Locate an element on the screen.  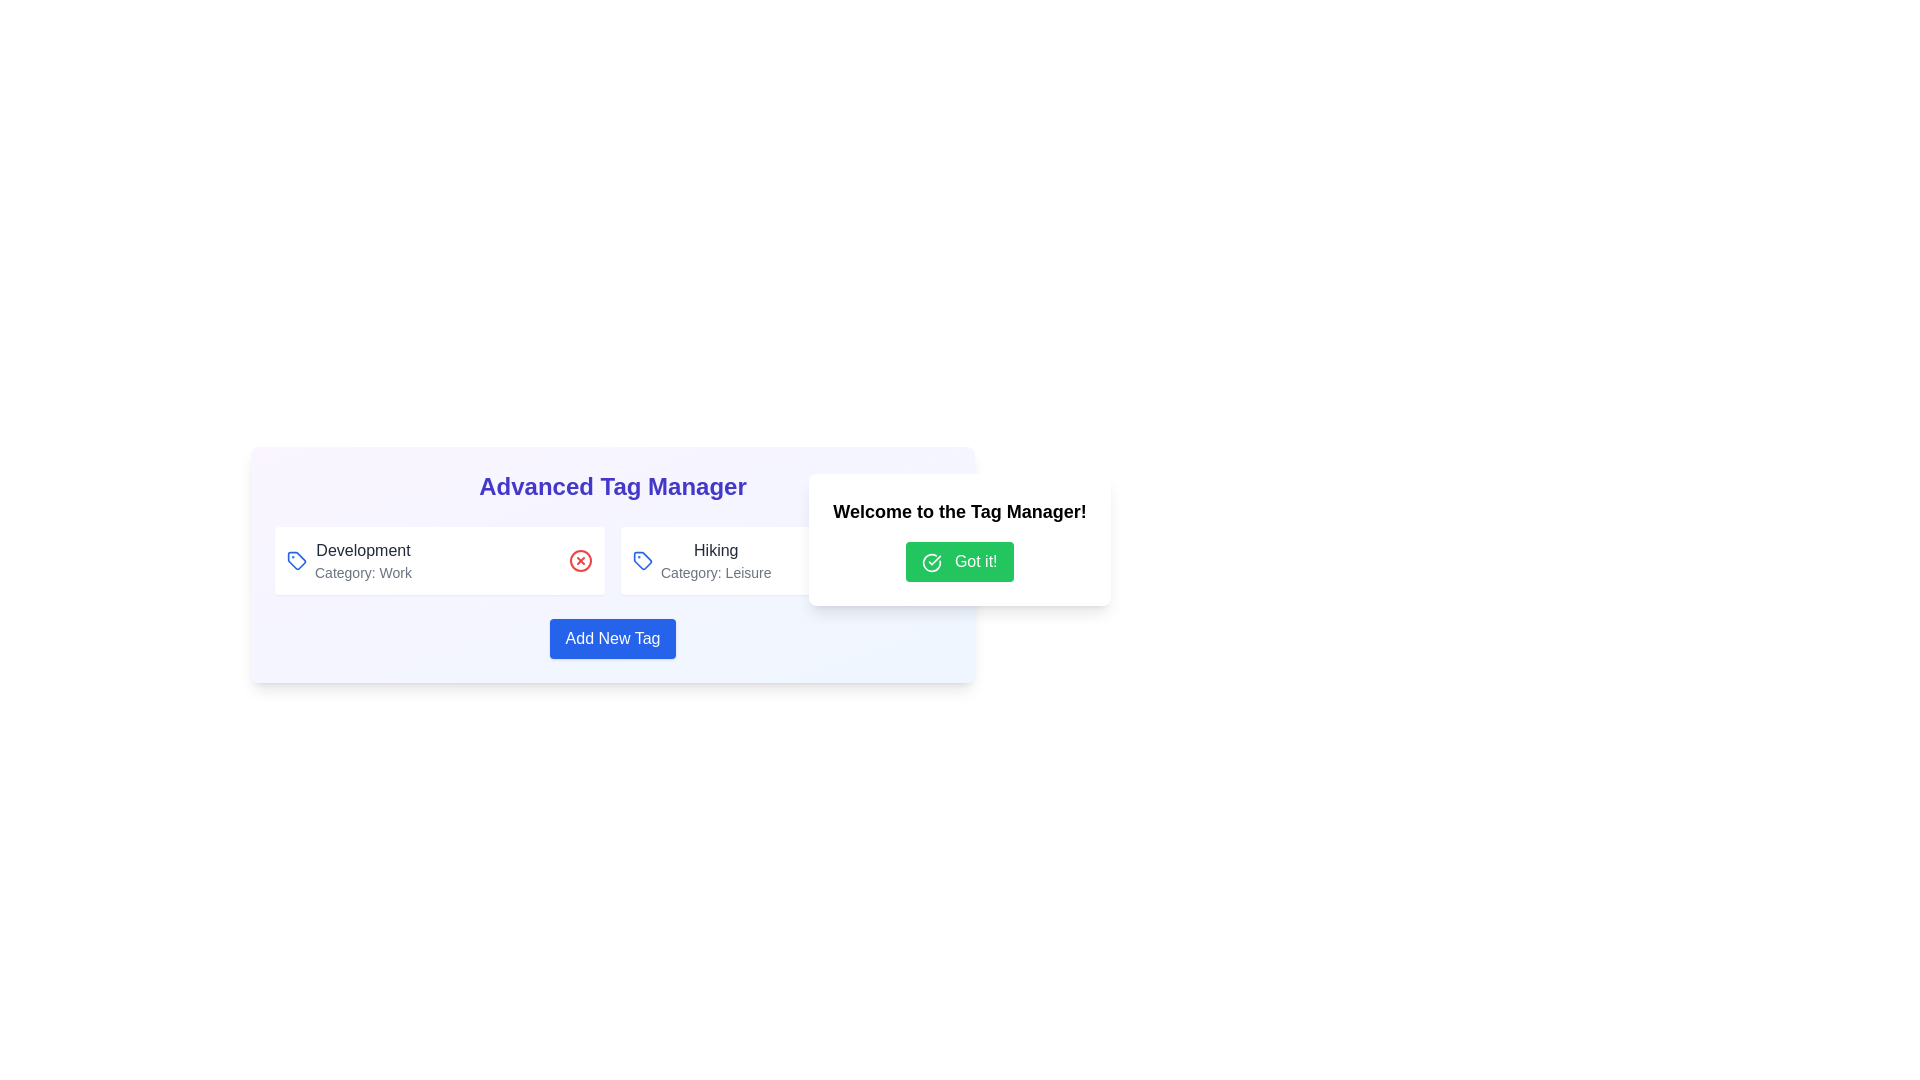
the bold text heading that says 'Welcome to the Tag Manager!', which is centrally and vertically aligned above the green action button labeled 'Got it!' is located at coordinates (960, 511).